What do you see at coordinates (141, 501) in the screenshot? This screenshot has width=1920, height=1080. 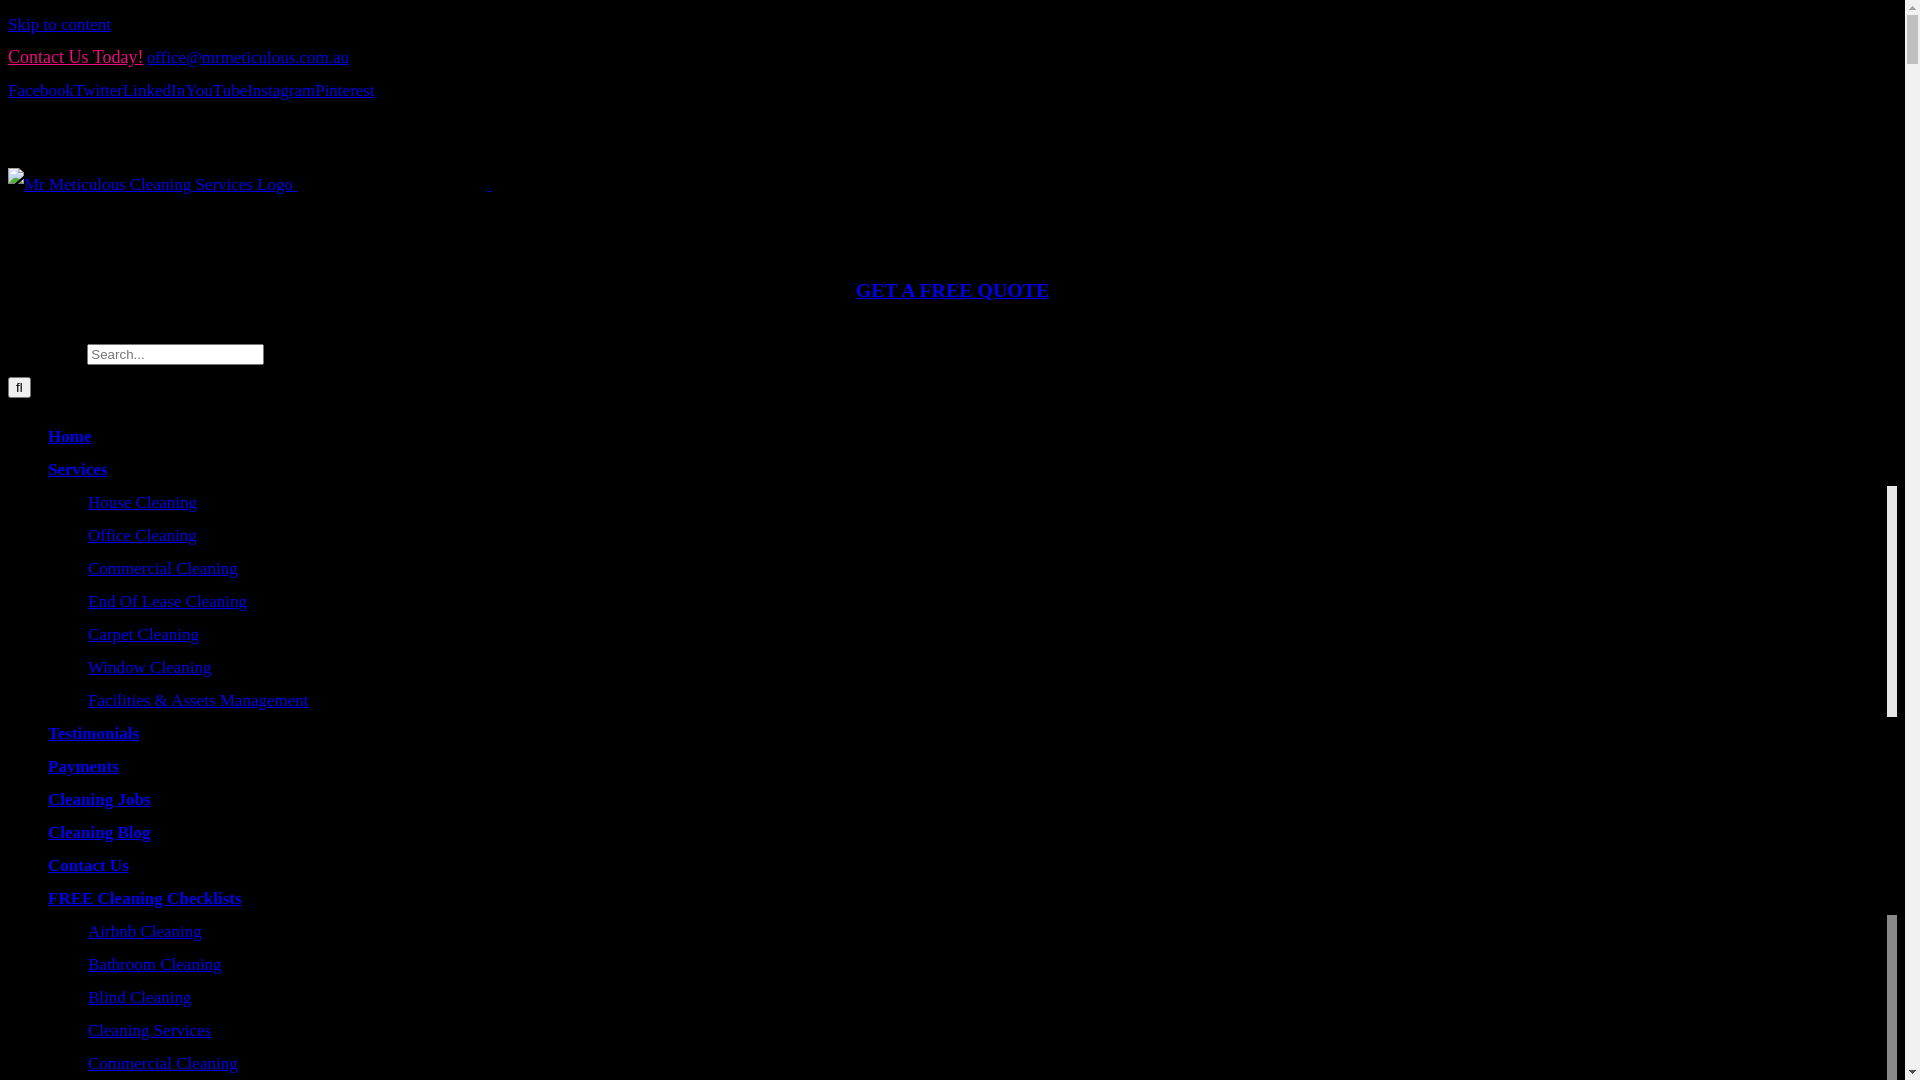 I see `'House Cleaning'` at bounding box center [141, 501].